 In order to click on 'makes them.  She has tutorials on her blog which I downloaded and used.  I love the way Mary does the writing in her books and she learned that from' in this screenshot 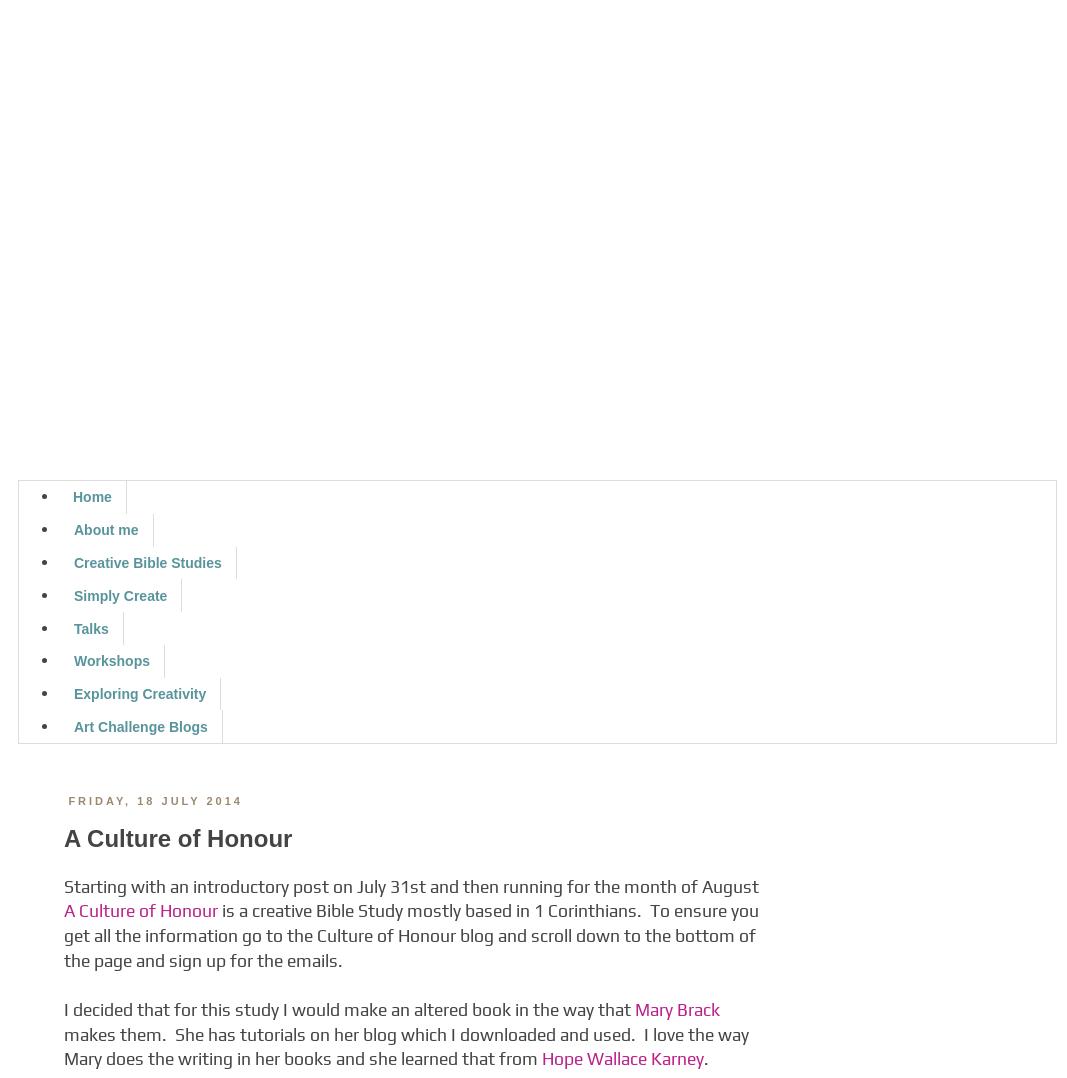, I will do `click(405, 1046)`.